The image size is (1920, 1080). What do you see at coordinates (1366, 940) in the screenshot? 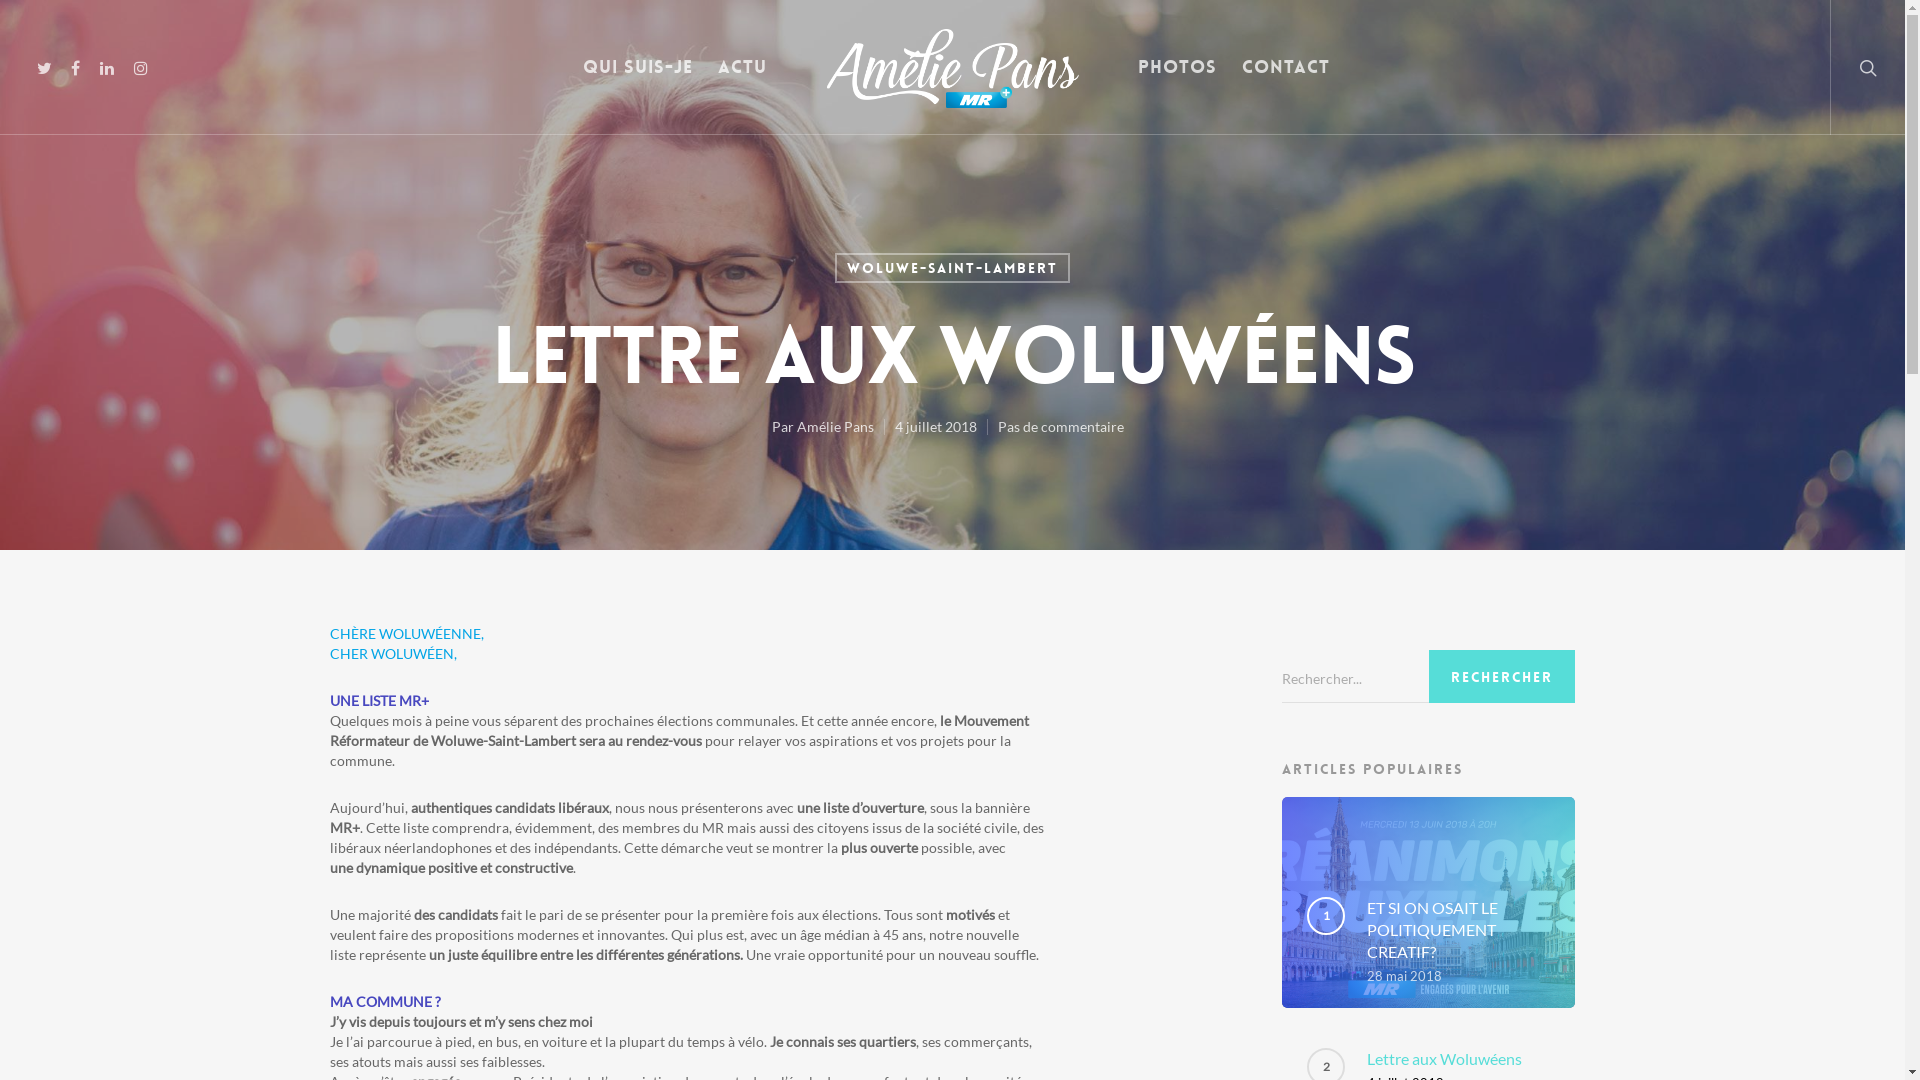
I see `'ET SI ON OSAIT LE POLITIQUEMENT CREATIF?` at bounding box center [1366, 940].